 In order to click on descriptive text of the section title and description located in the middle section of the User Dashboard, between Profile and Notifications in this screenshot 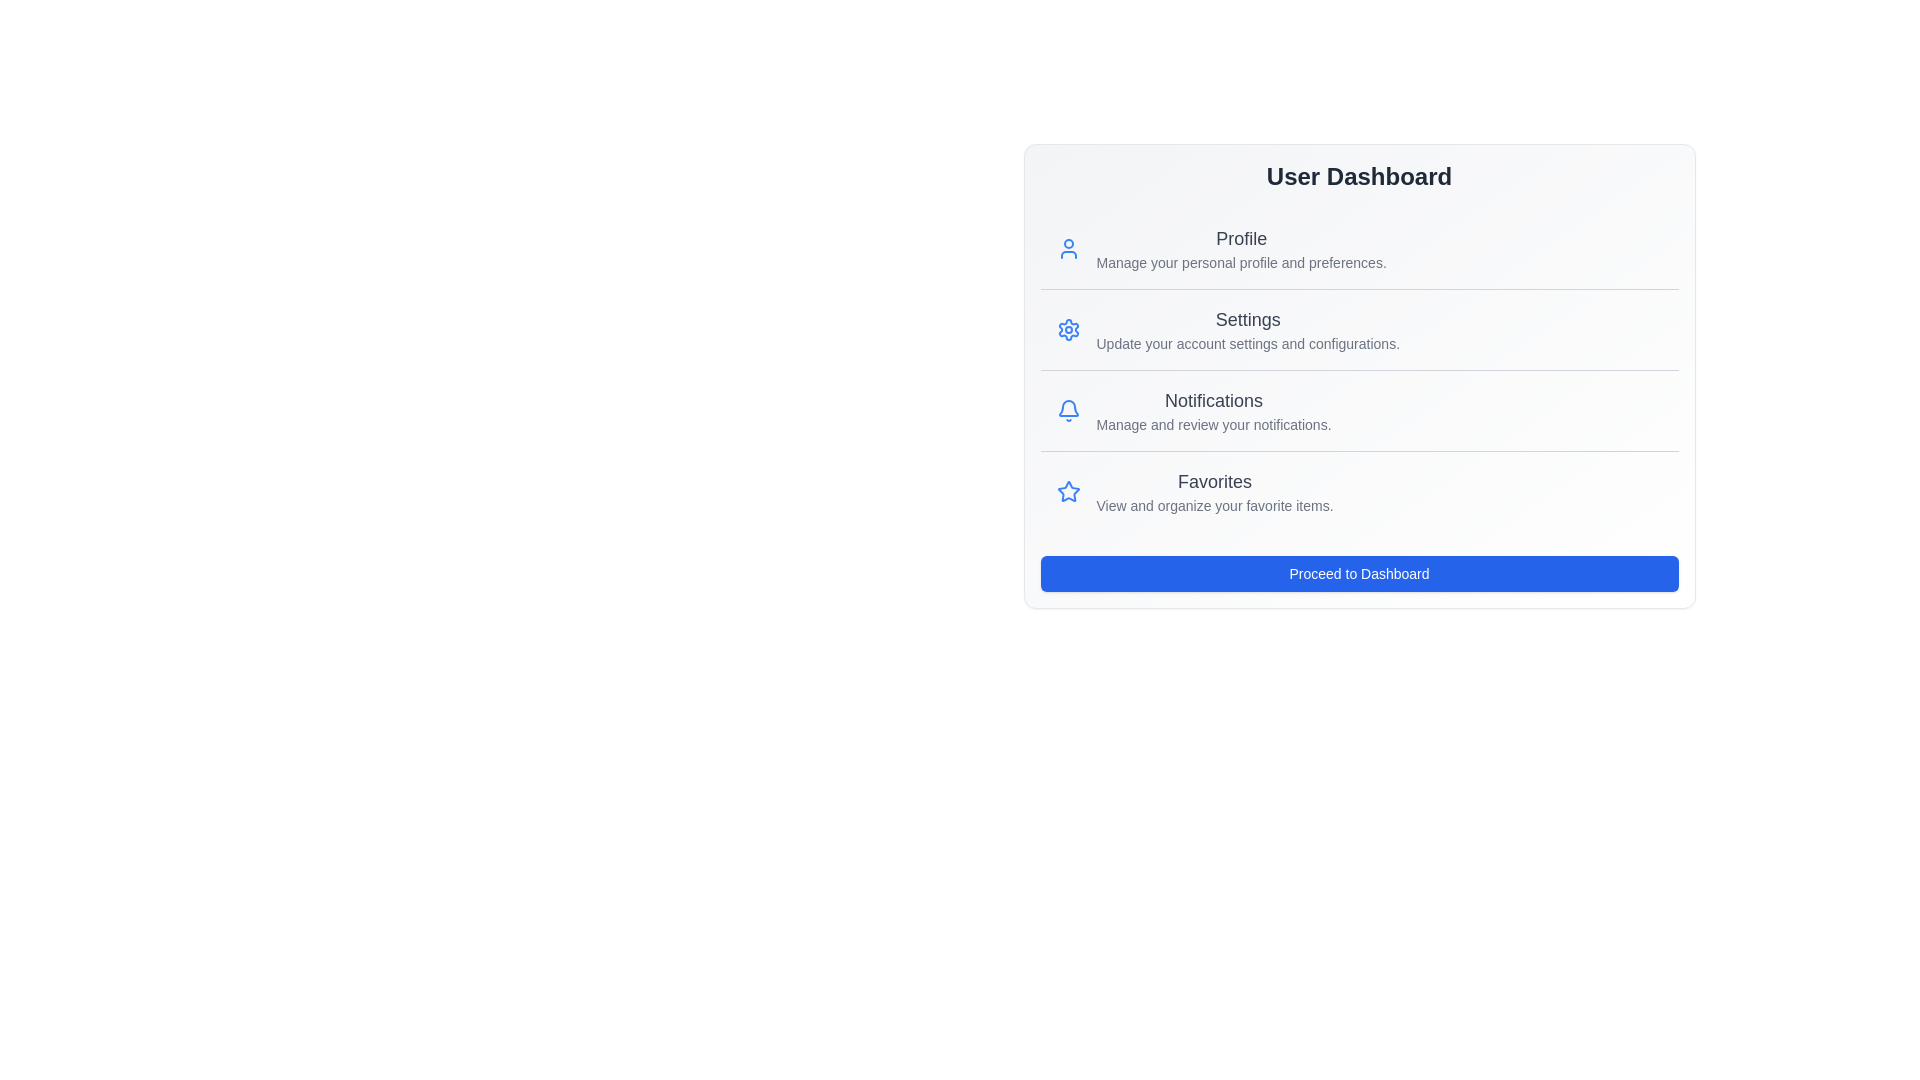, I will do `click(1247, 329)`.